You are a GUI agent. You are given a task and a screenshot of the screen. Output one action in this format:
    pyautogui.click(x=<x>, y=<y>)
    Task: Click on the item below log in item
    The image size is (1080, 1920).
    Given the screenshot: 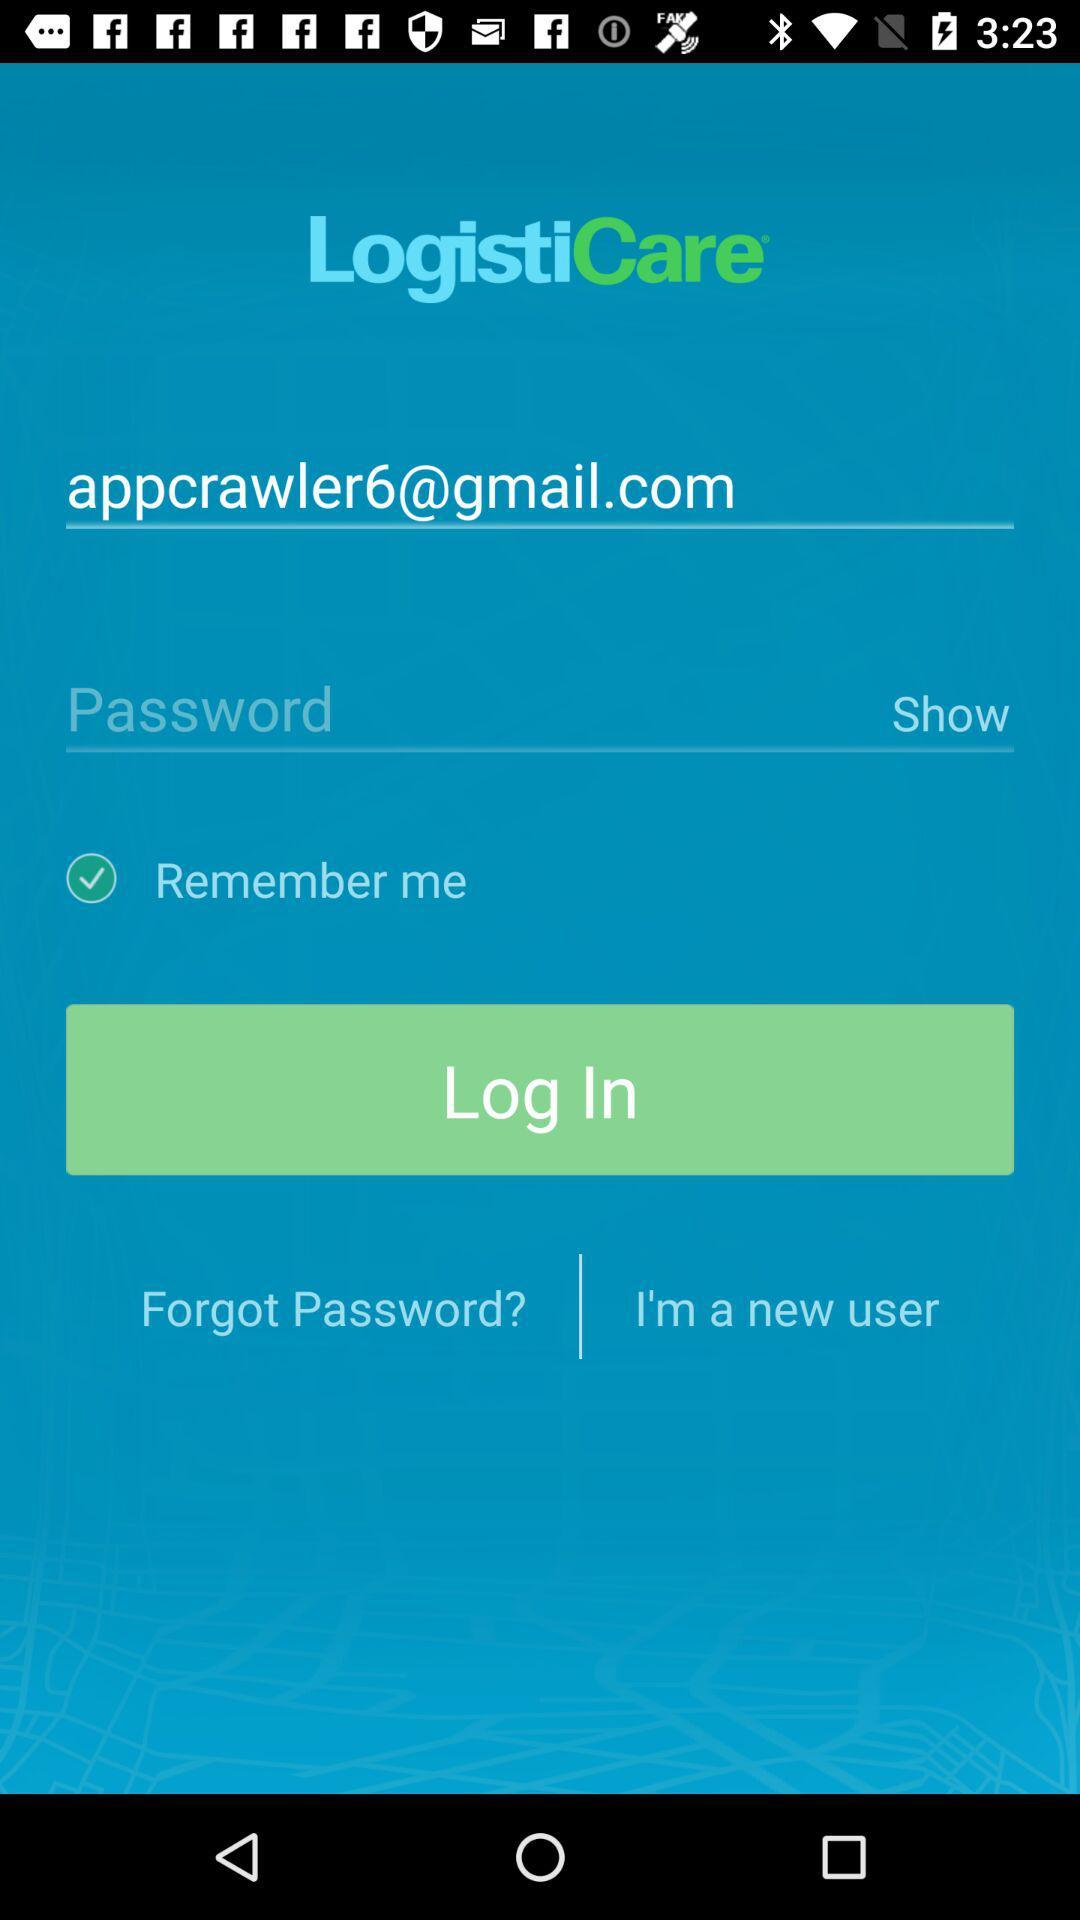 What is the action you would take?
    pyautogui.click(x=332, y=1306)
    